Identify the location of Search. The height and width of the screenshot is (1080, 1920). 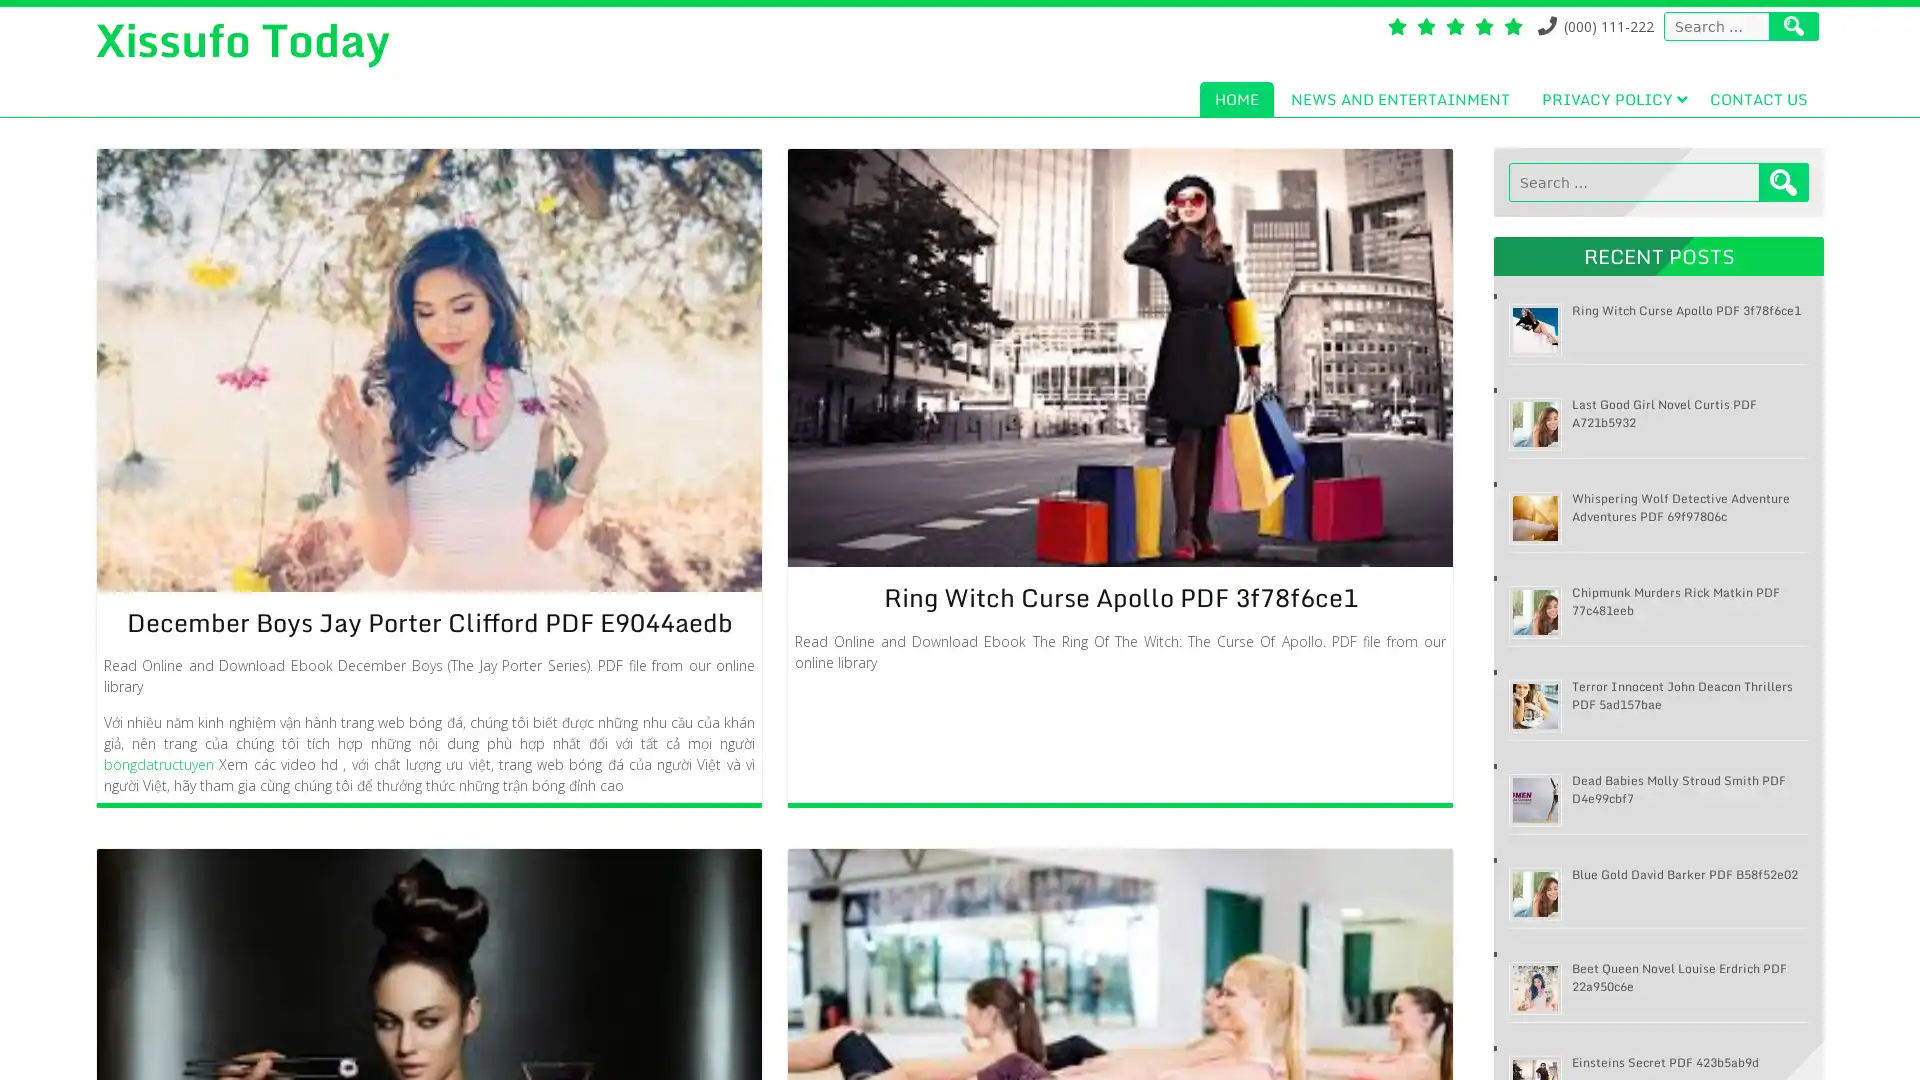
(1784, 182).